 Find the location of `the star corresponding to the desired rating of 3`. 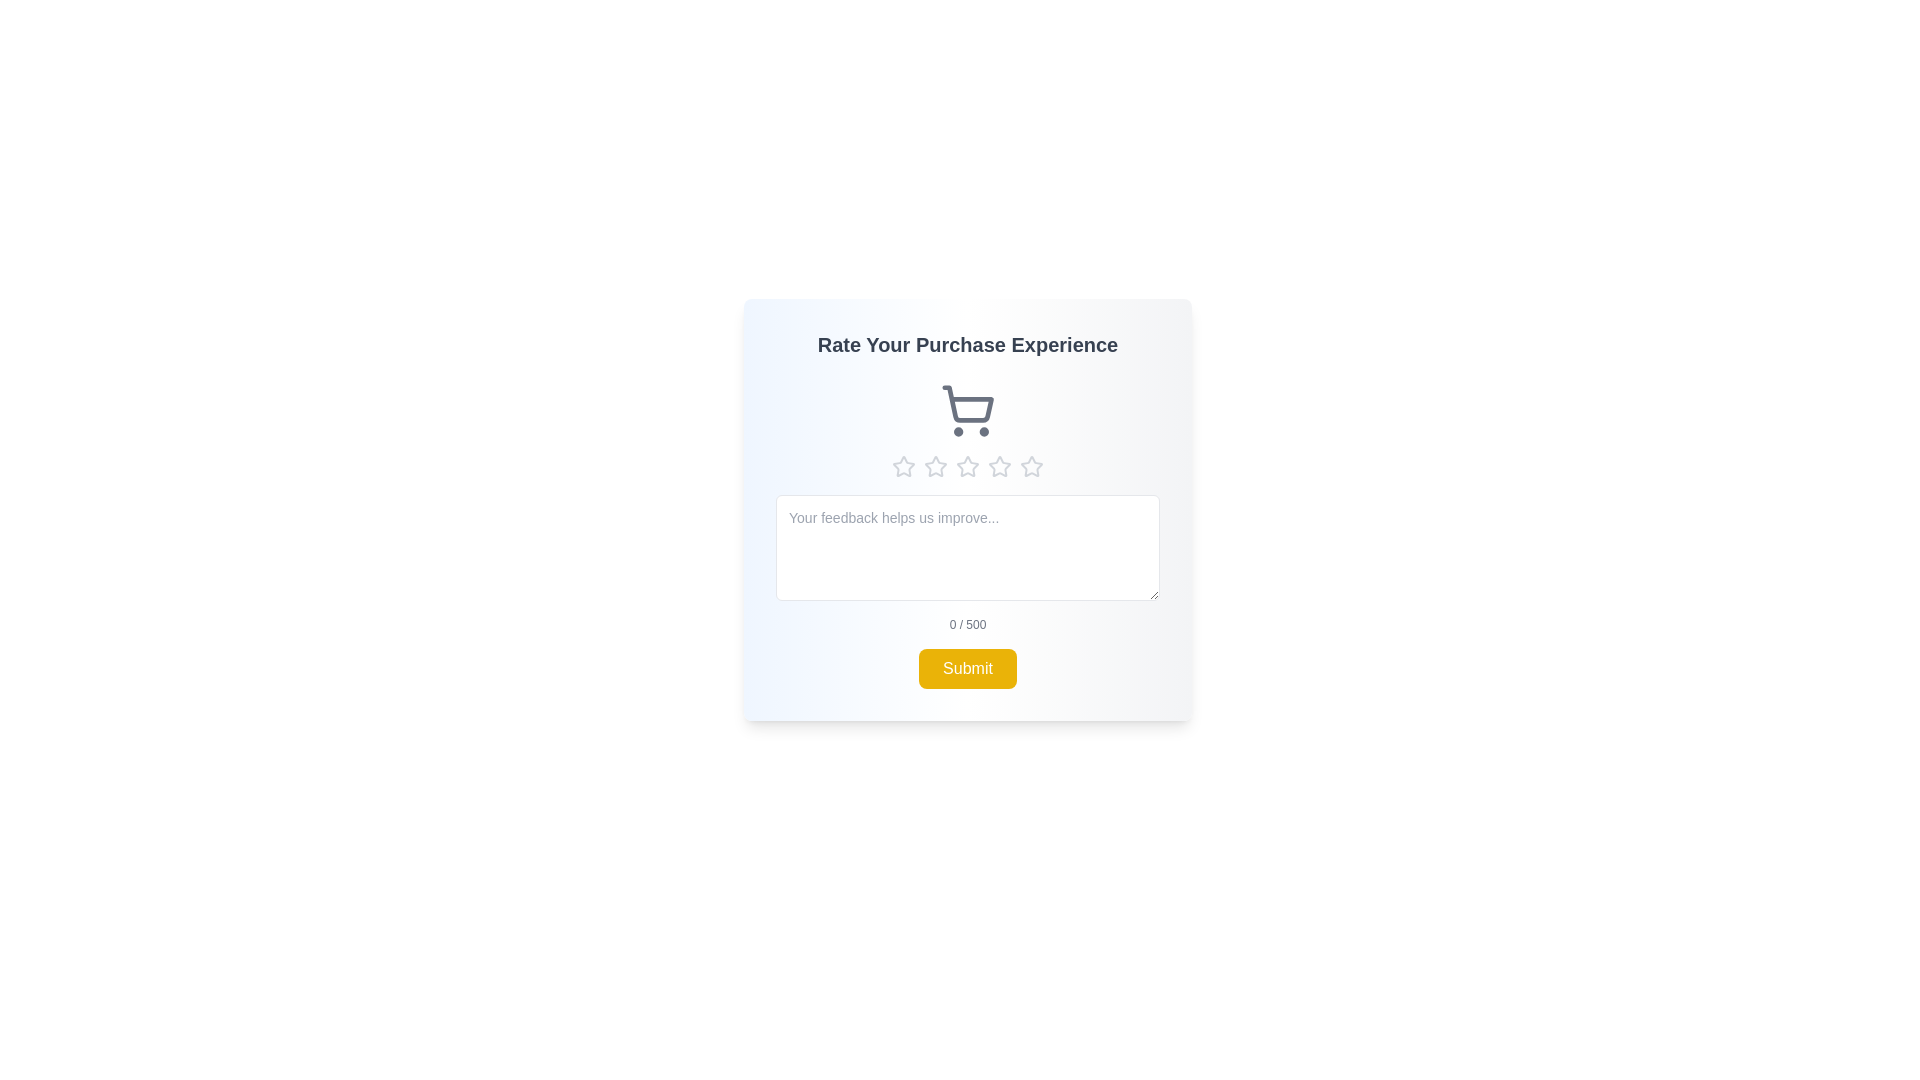

the star corresponding to the desired rating of 3 is located at coordinates (968, 466).